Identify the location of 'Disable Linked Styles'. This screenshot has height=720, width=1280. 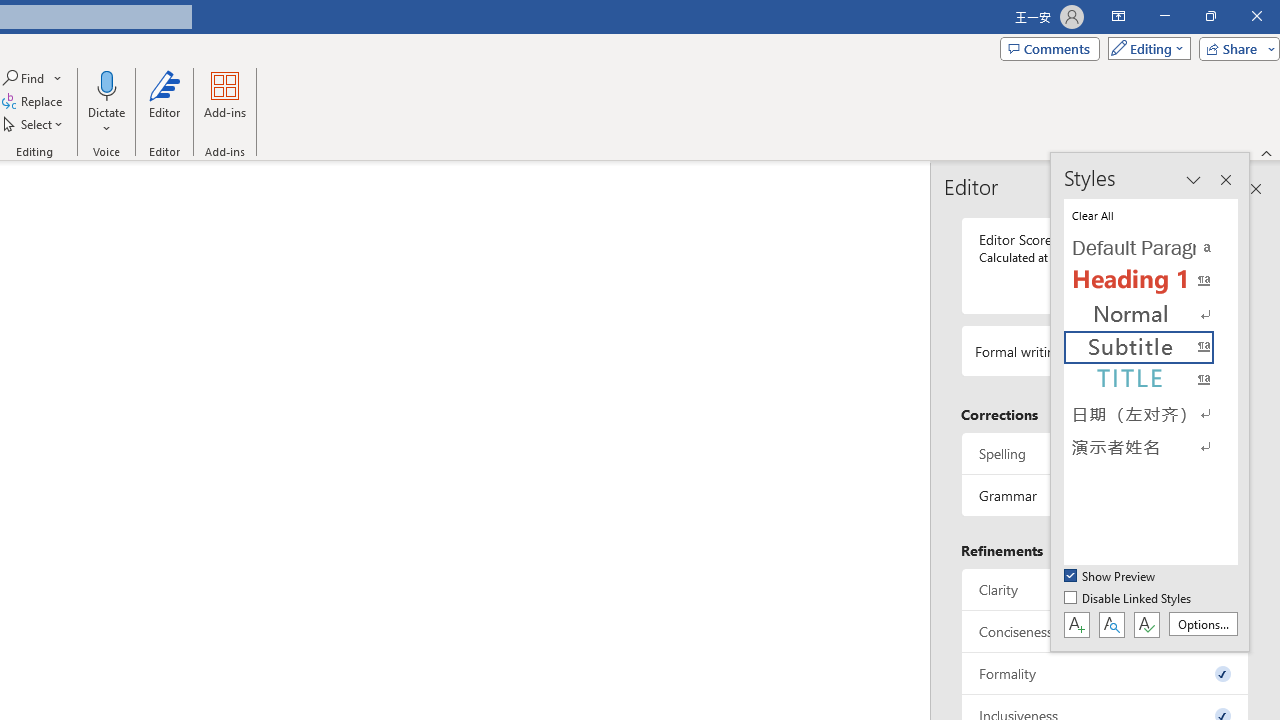
(1129, 598).